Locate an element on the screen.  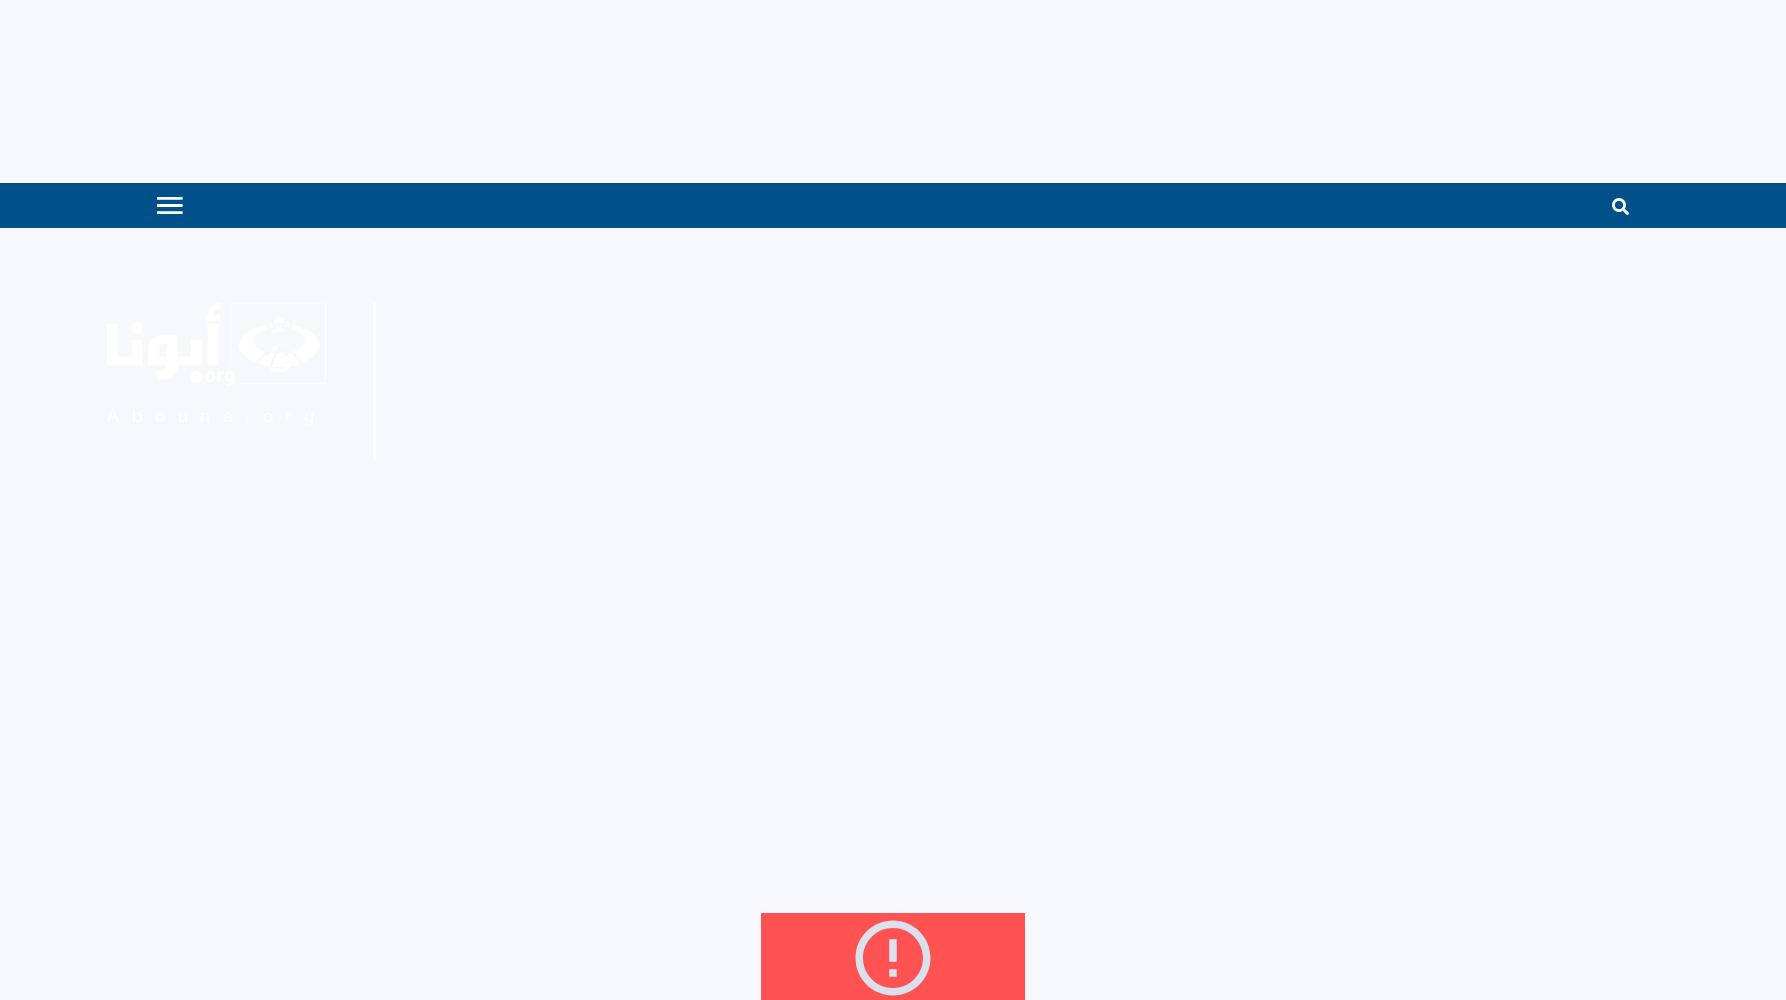
'All rights reserved © 2020 Abouna' is located at coordinates (227, 563).